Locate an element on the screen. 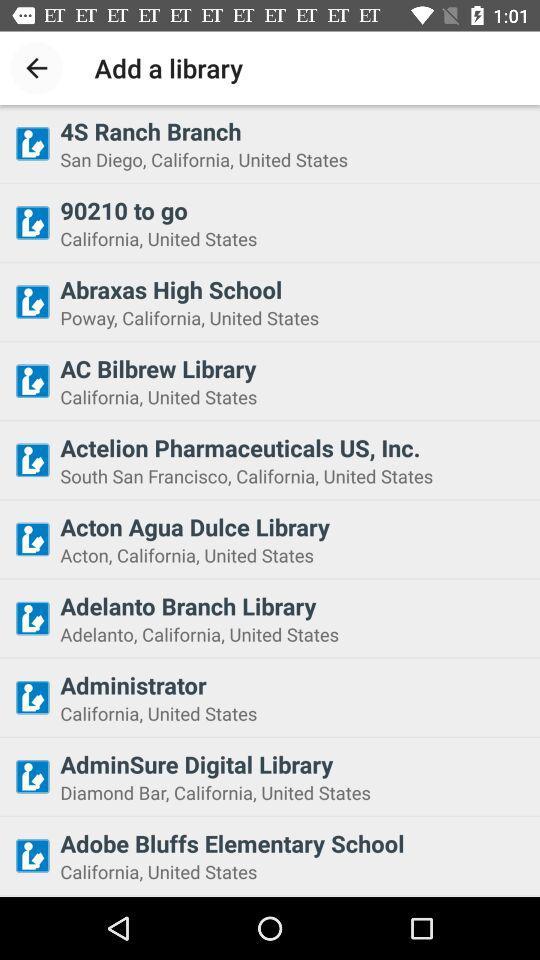 This screenshot has width=540, height=960. the item below diamond bar california is located at coordinates (293, 842).